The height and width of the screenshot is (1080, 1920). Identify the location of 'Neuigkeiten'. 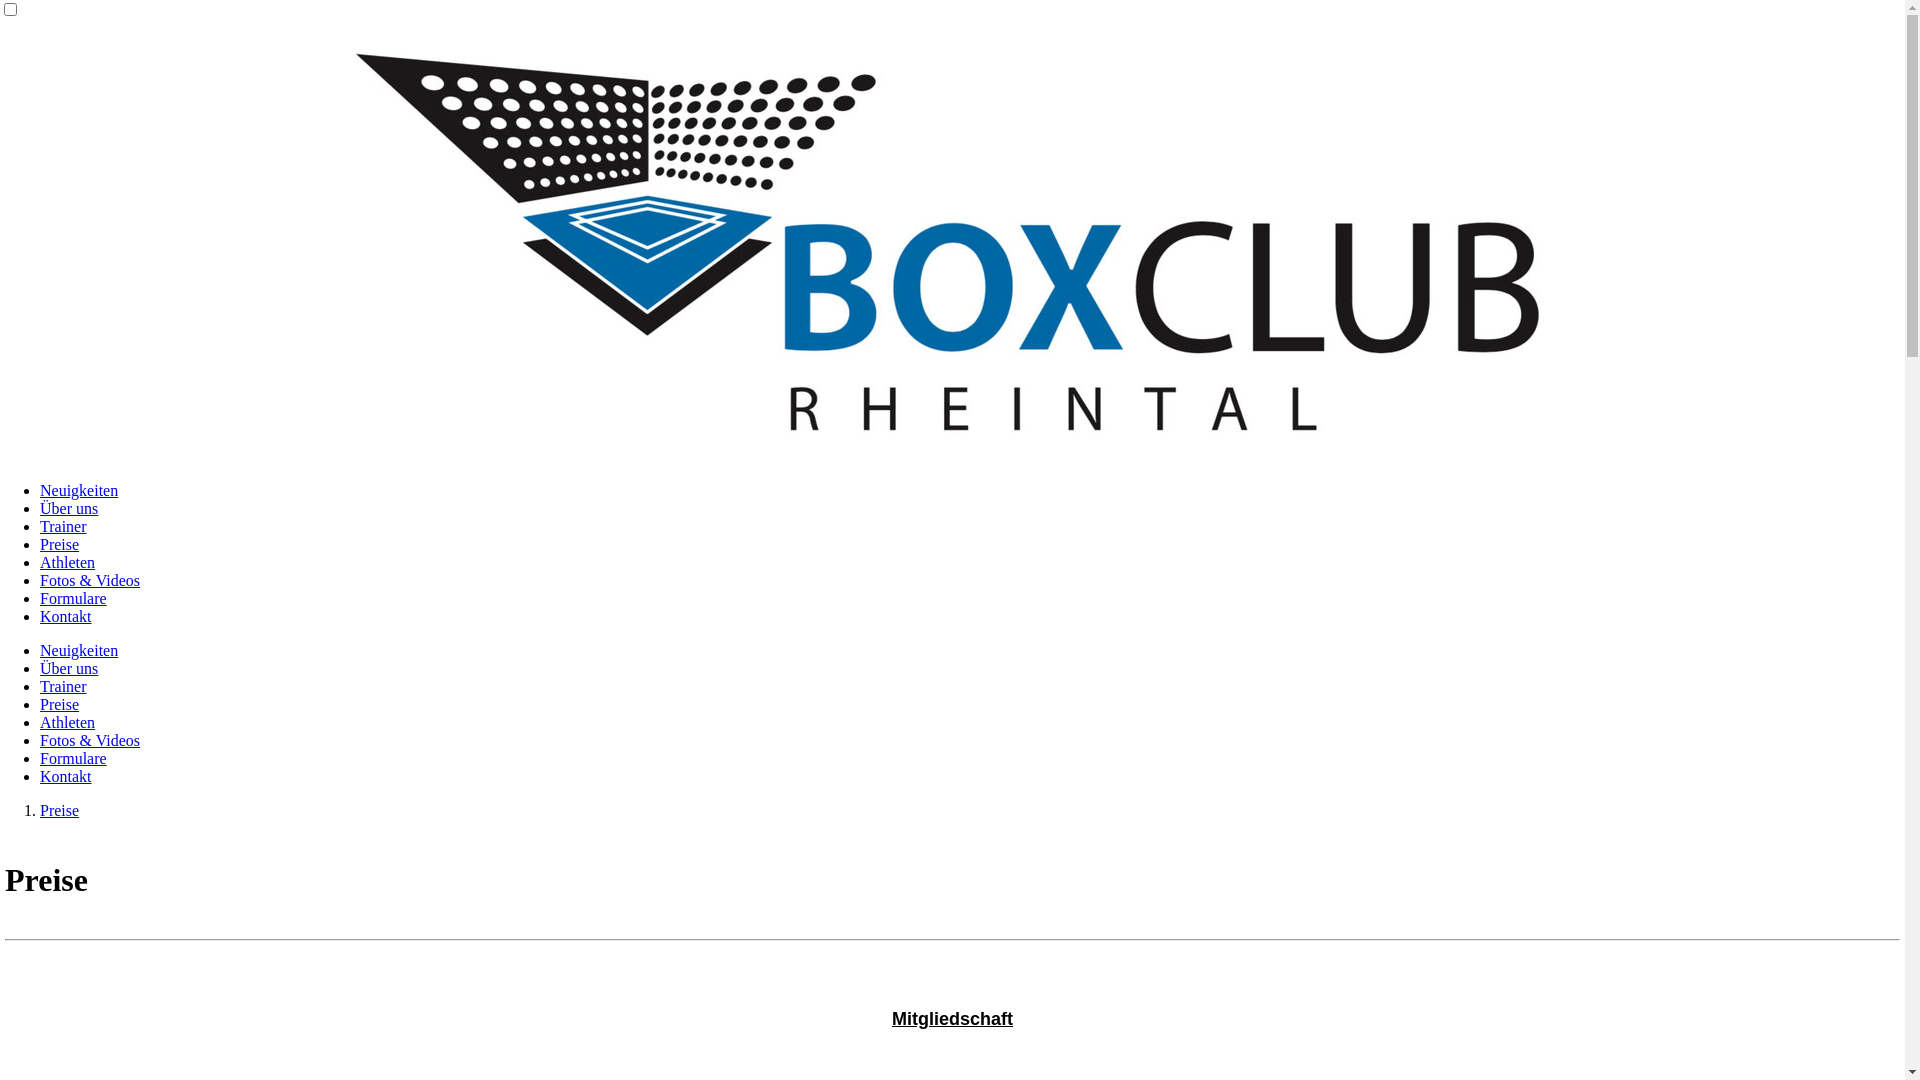
(39, 650).